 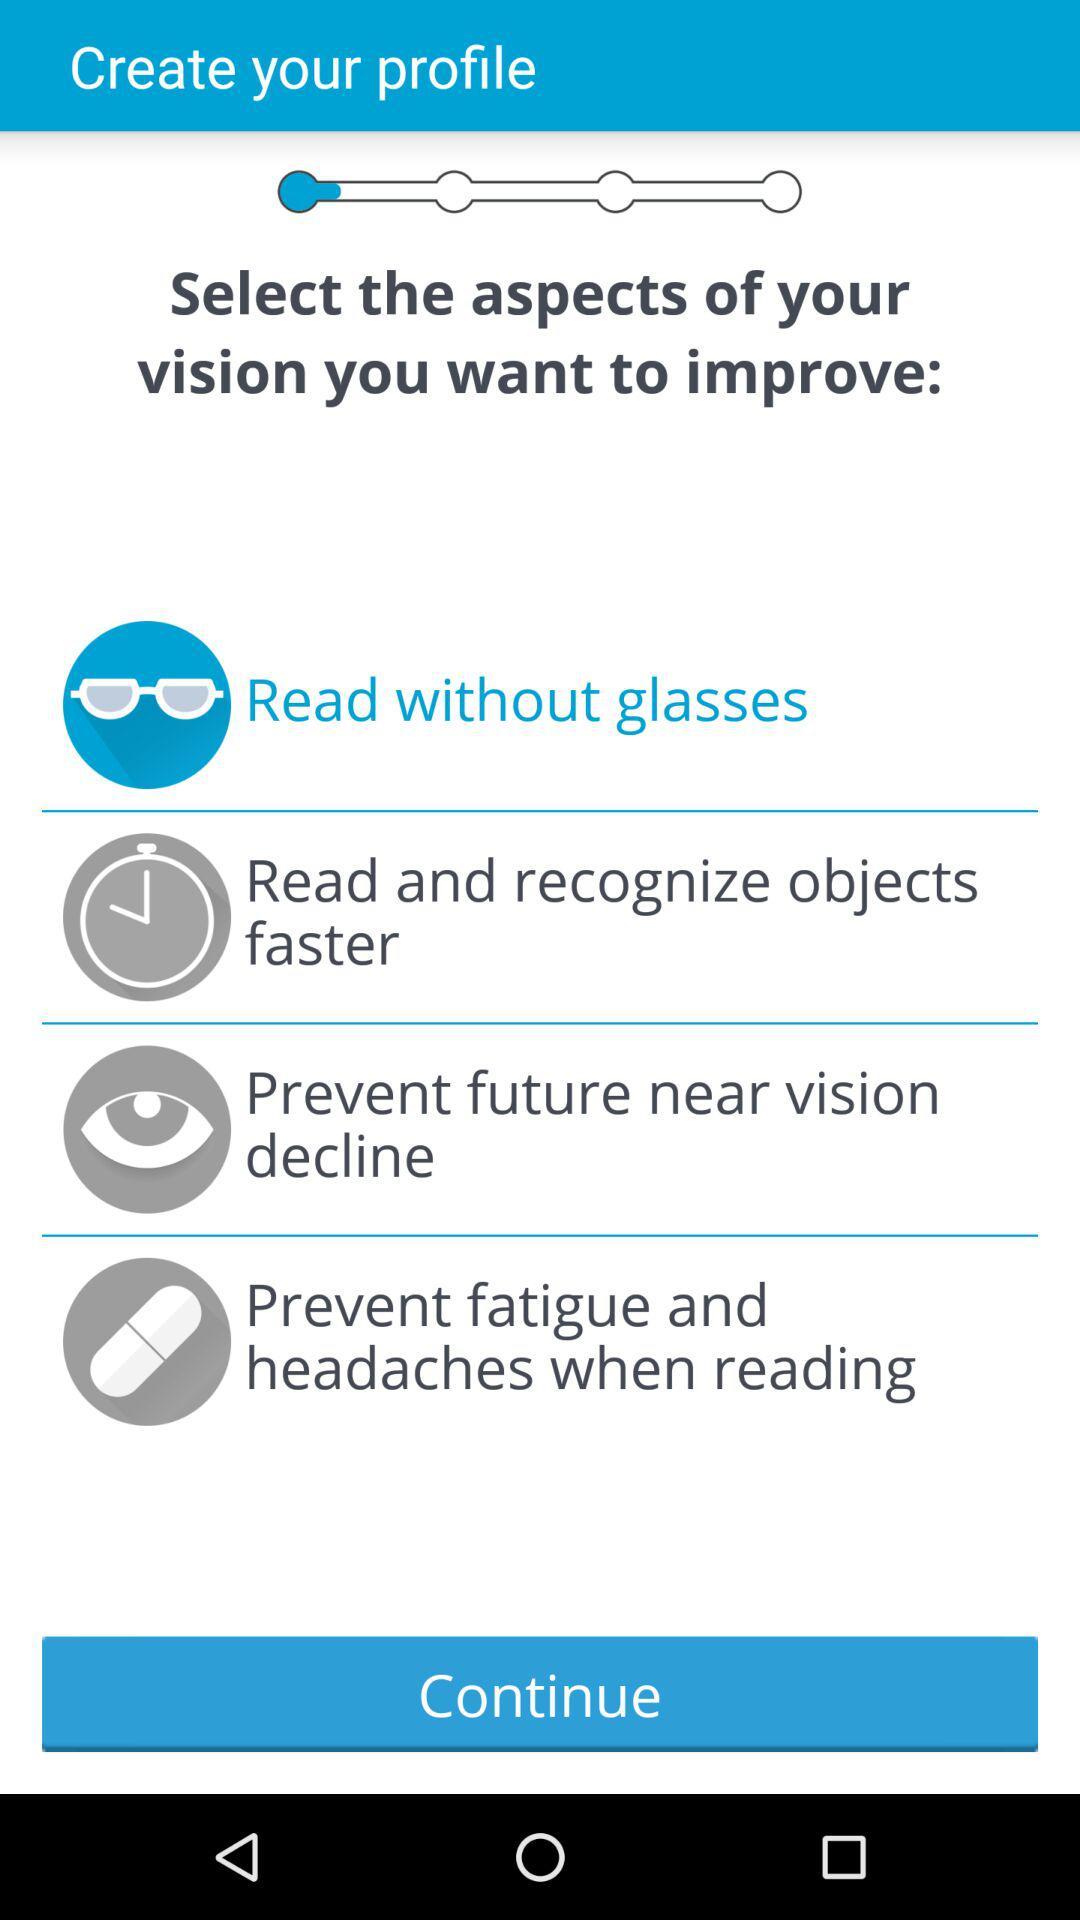 I want to click on the item below the prevent future near item, so click(x=630, y=1341).